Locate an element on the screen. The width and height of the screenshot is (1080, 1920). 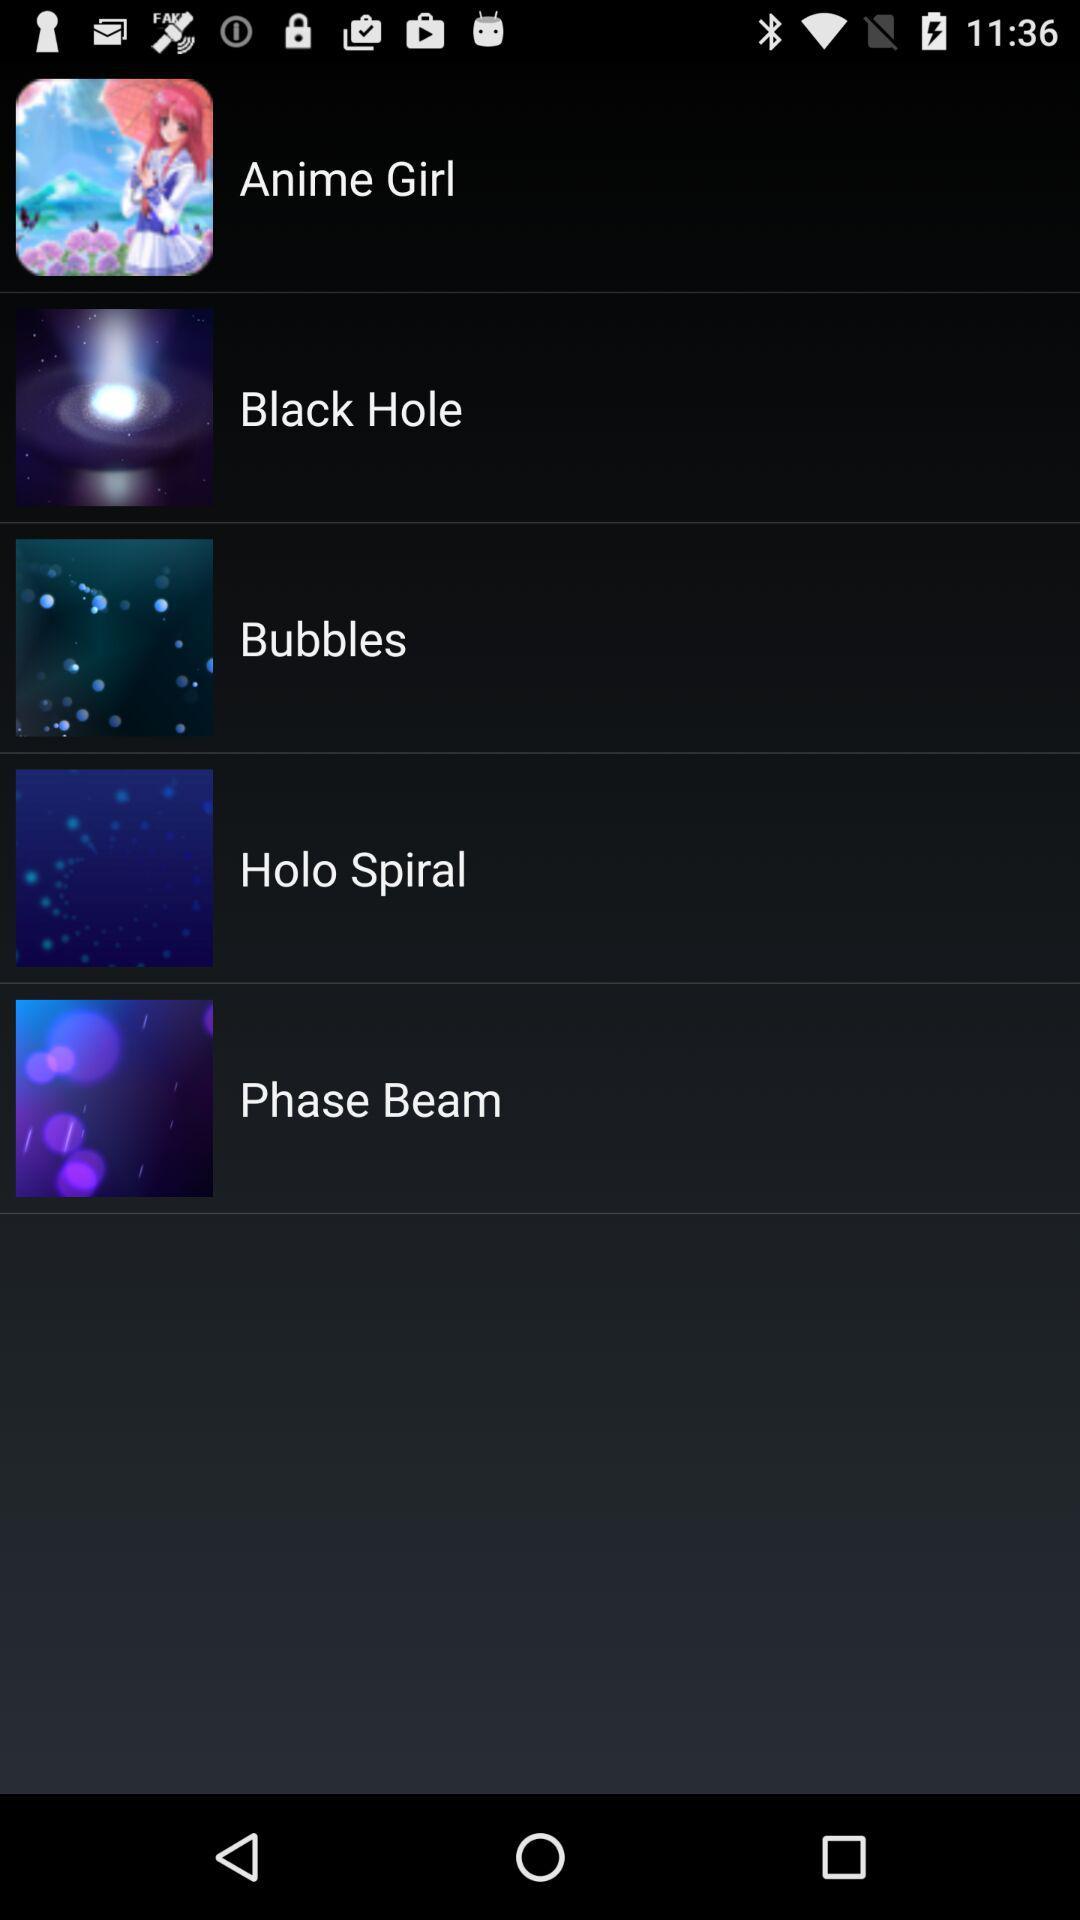
the anime girl is located at coordinates (346, 177).